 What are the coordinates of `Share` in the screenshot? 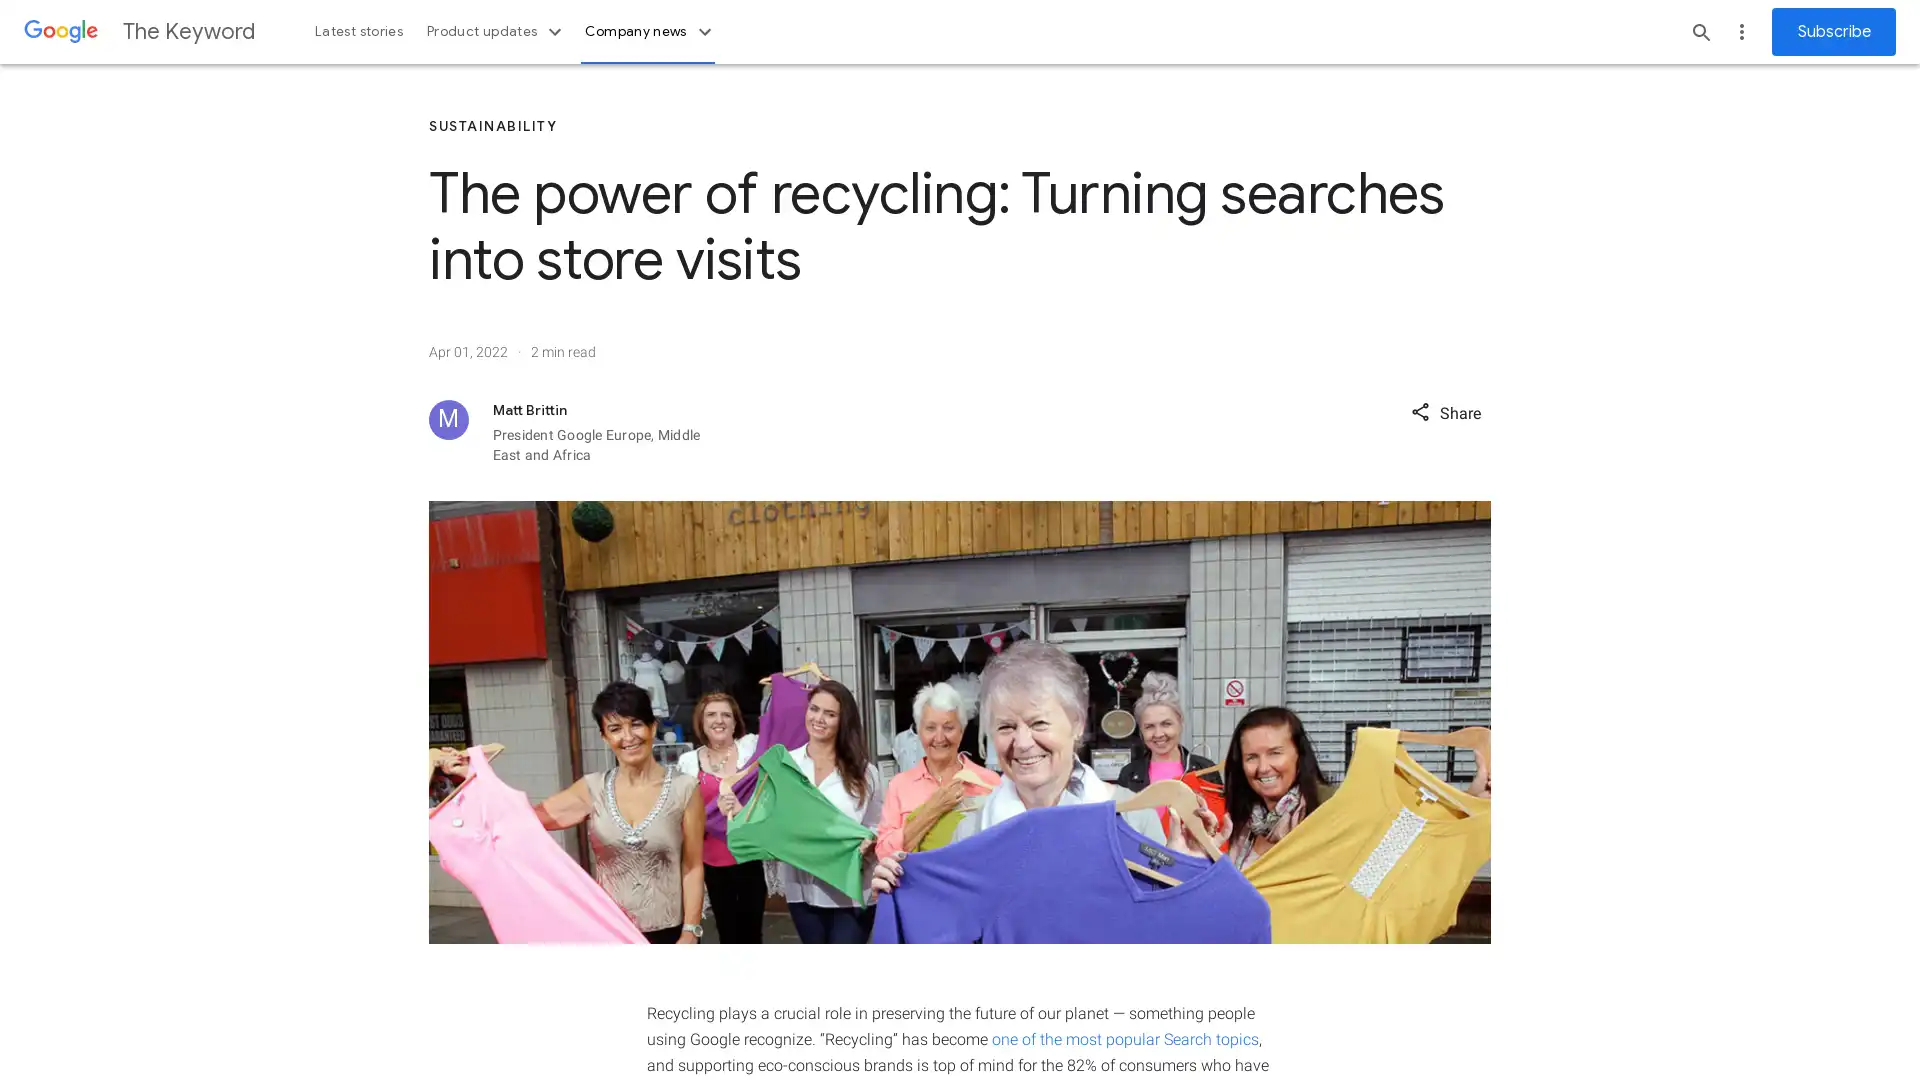 It's located at (1445, 410).